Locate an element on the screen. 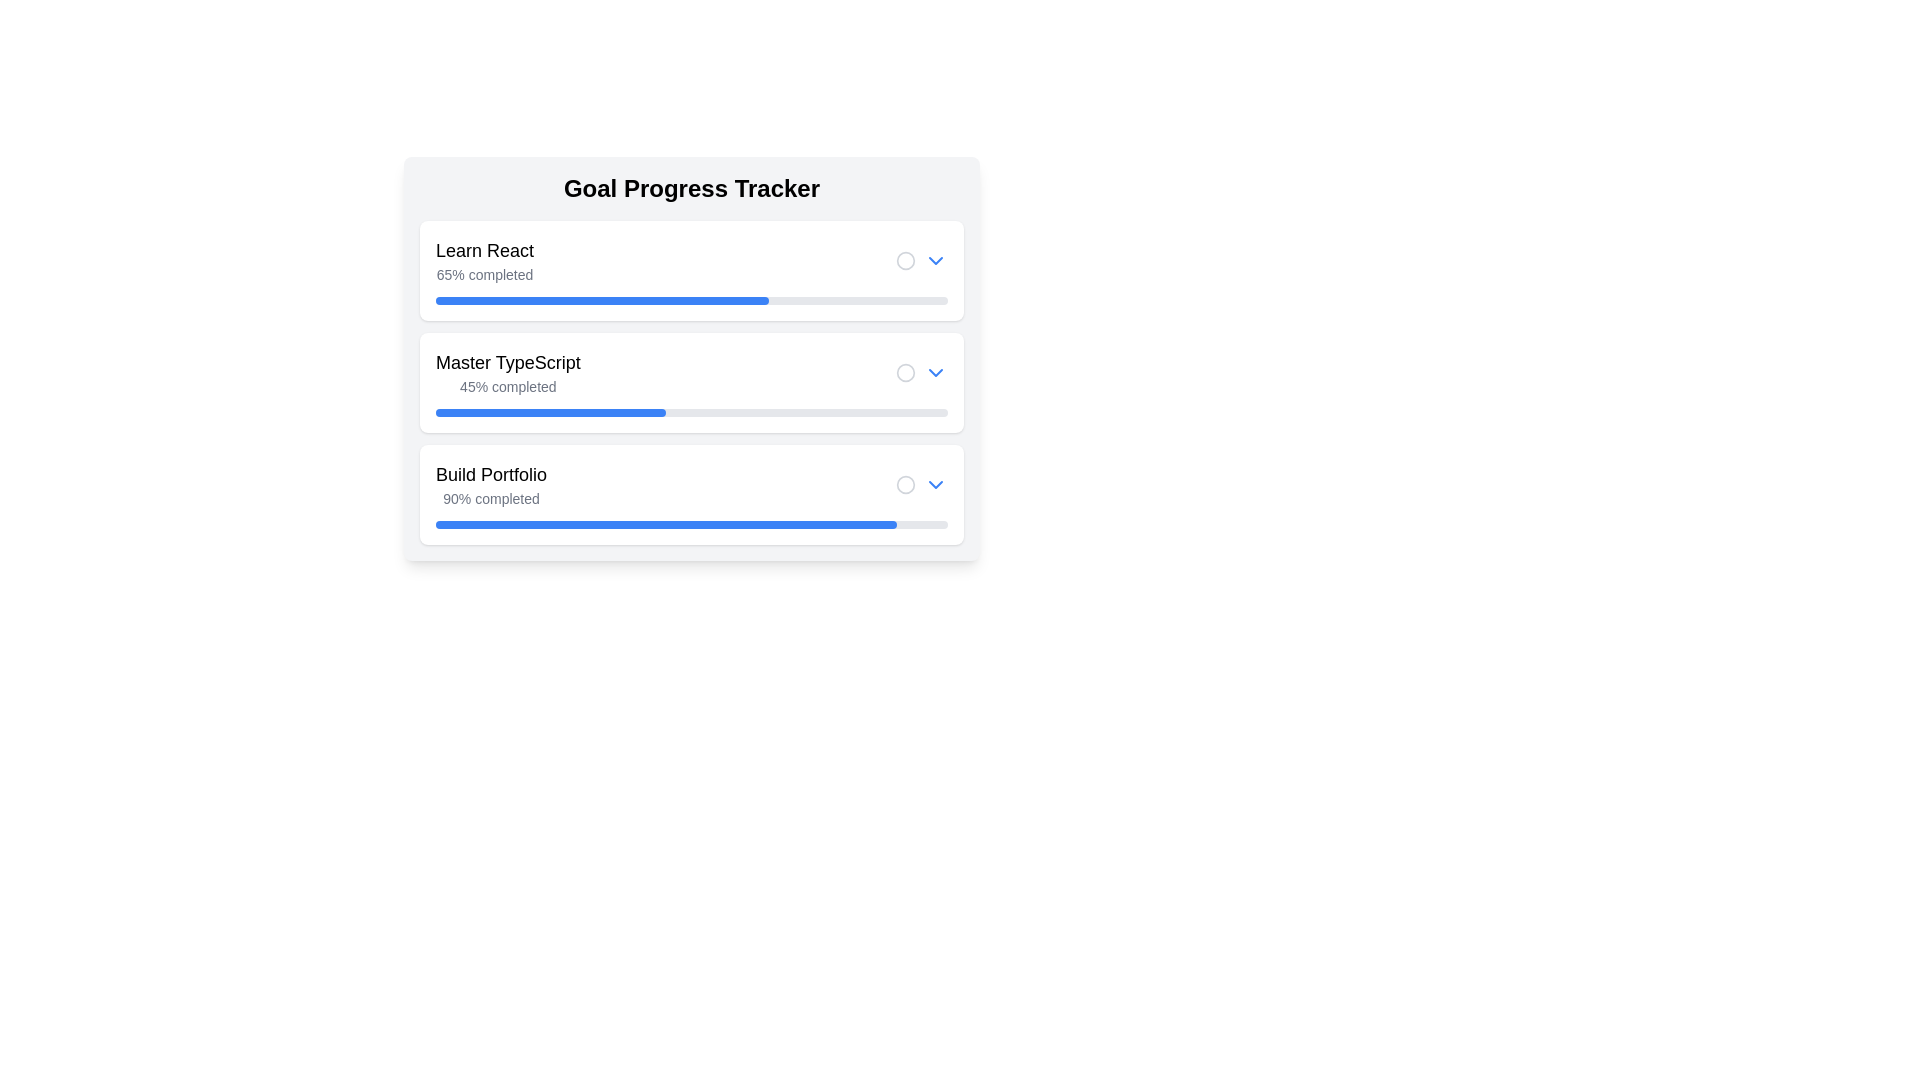  the text label displaying 'Master TypeScript', which is the title above the progress tracker and progress bar is located at coordinates (508, 362).